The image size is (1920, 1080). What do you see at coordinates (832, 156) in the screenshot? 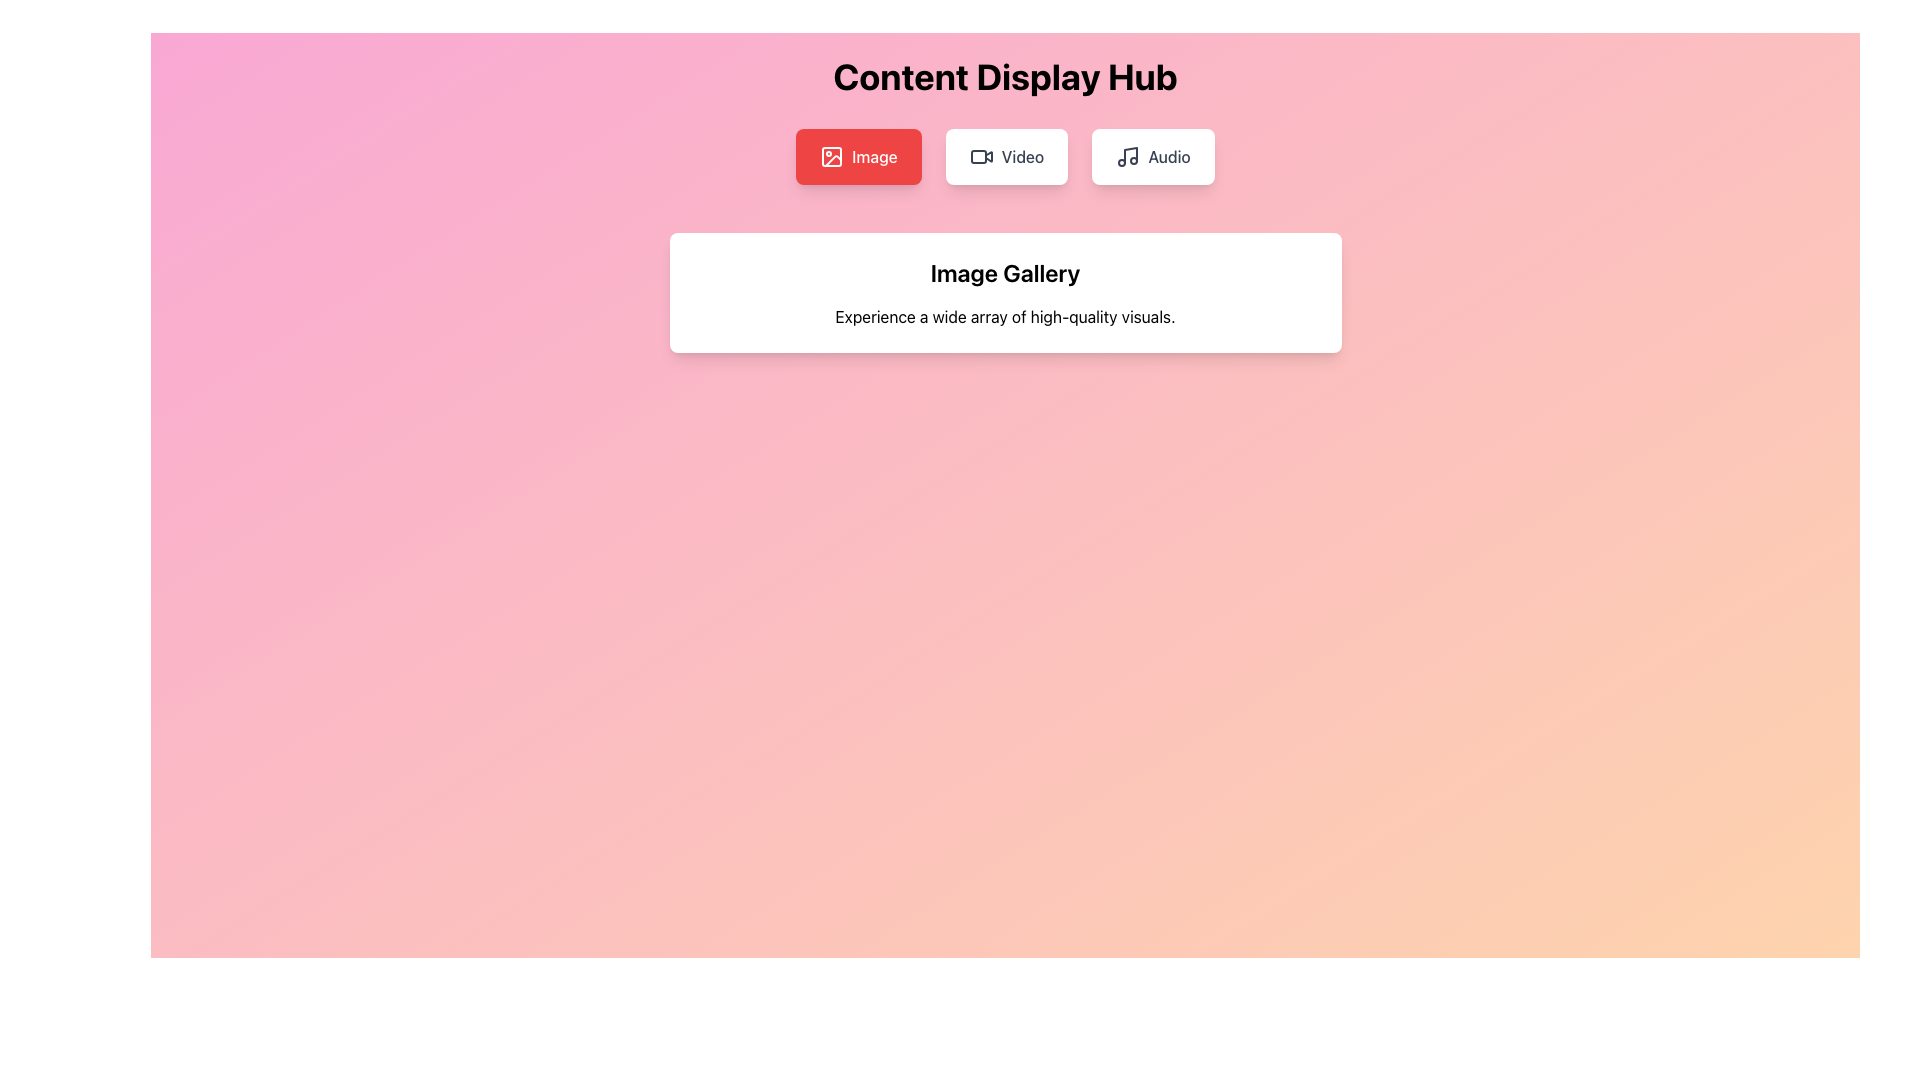
I see `the SVG icon that resembles an image, which is located on the leftmost side of a group of three buttons (Image, Video, Audio) below the 'Content Display Hub' heading, within the red button labeled 'Image'` at bounding box center [832, 156].